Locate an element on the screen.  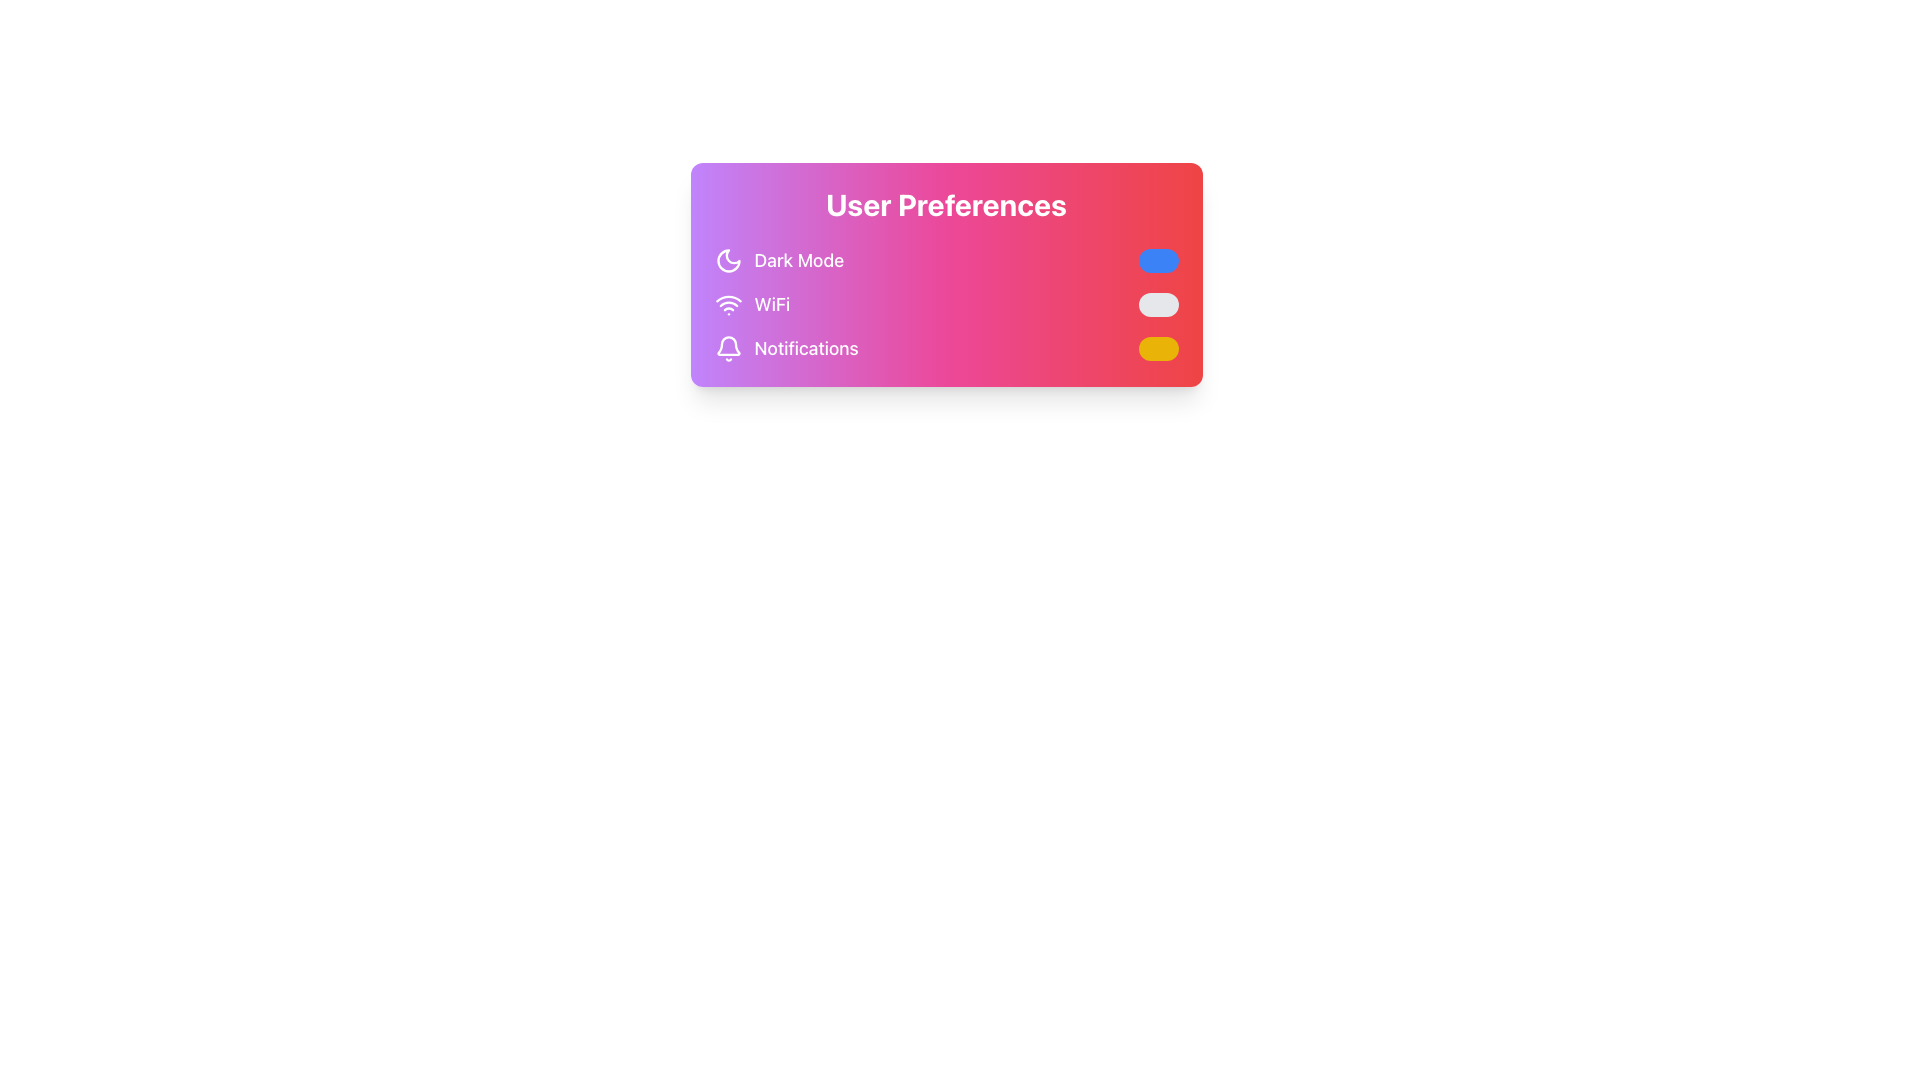
the 'Notifications' label with a bell icon located in the 'User Preferences' section, specifically the last option below 'WiFi' is located at coordinates (785, 347).